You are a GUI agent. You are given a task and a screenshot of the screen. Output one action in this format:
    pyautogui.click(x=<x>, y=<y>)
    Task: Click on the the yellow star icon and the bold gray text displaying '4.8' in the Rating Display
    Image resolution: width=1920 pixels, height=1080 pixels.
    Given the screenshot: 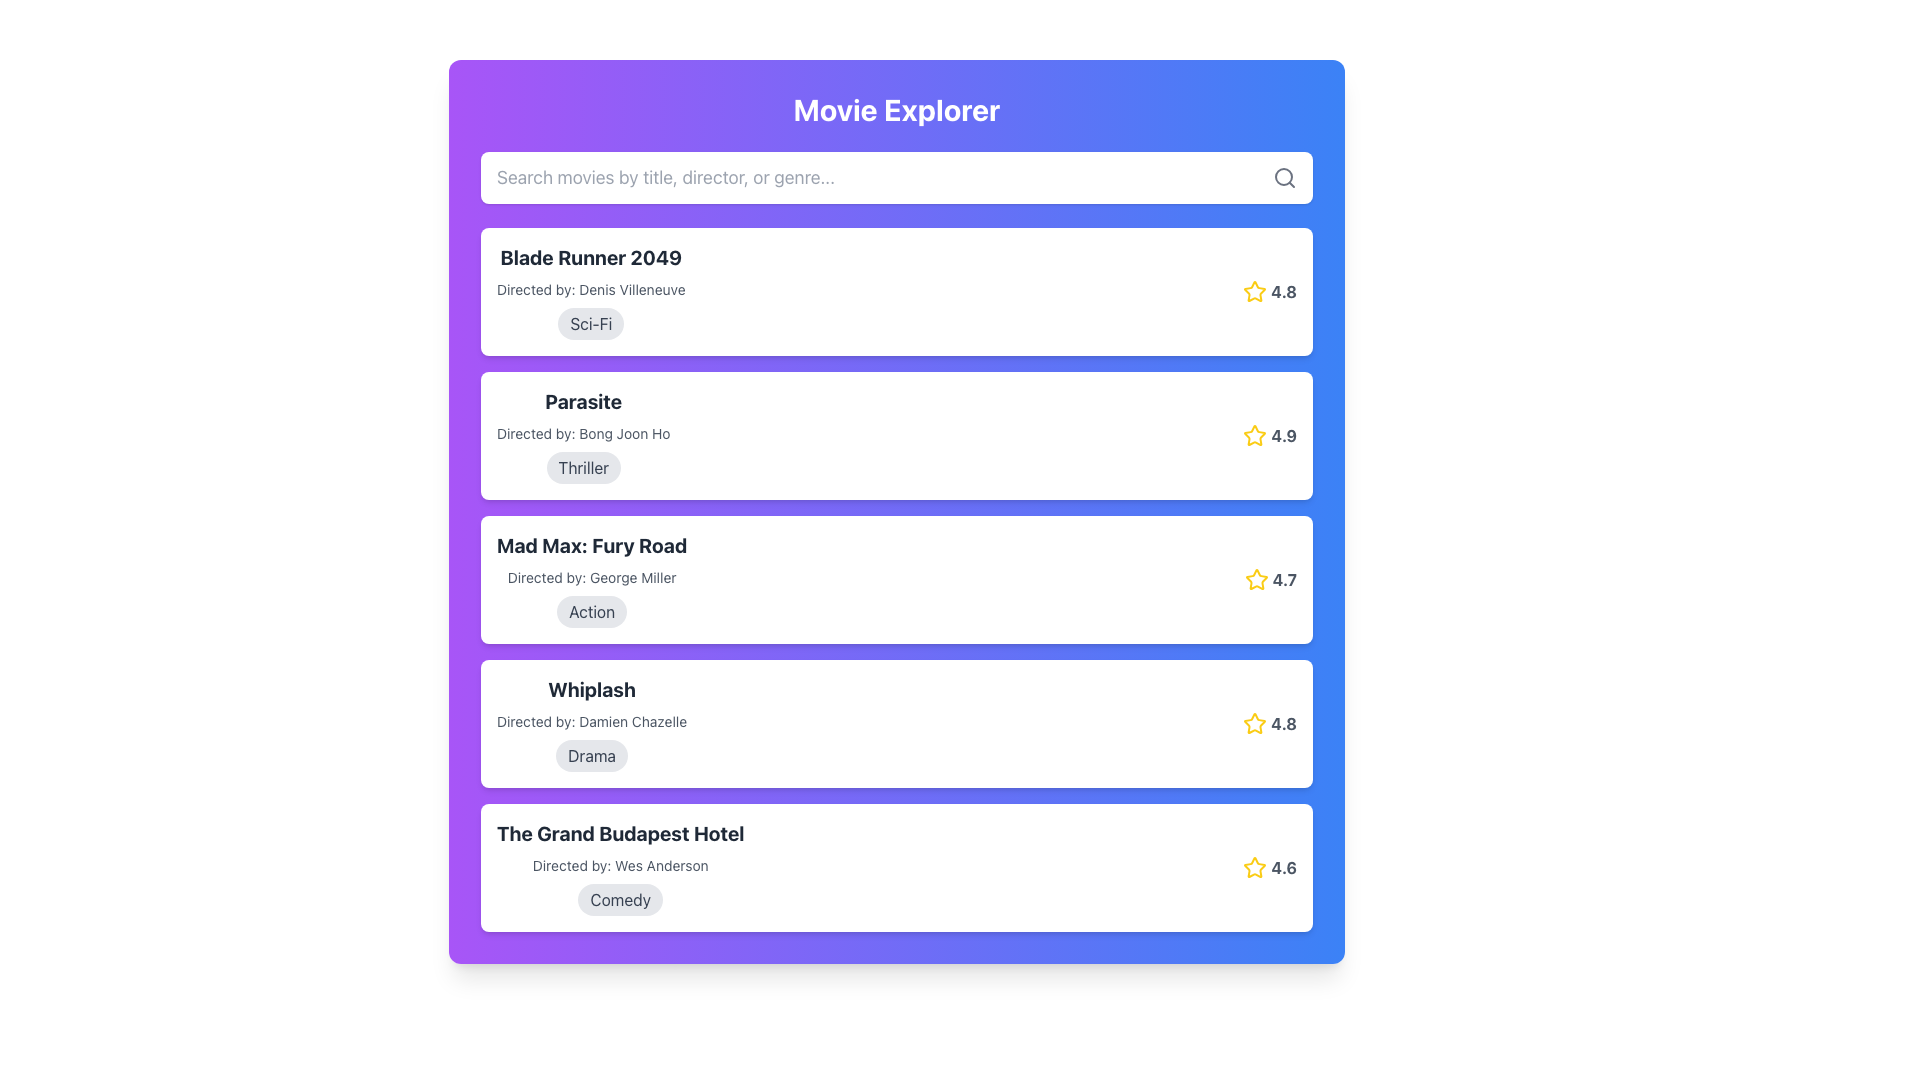 What is the action you would take?
    pyautogui.click(x=1269, y=724)
    